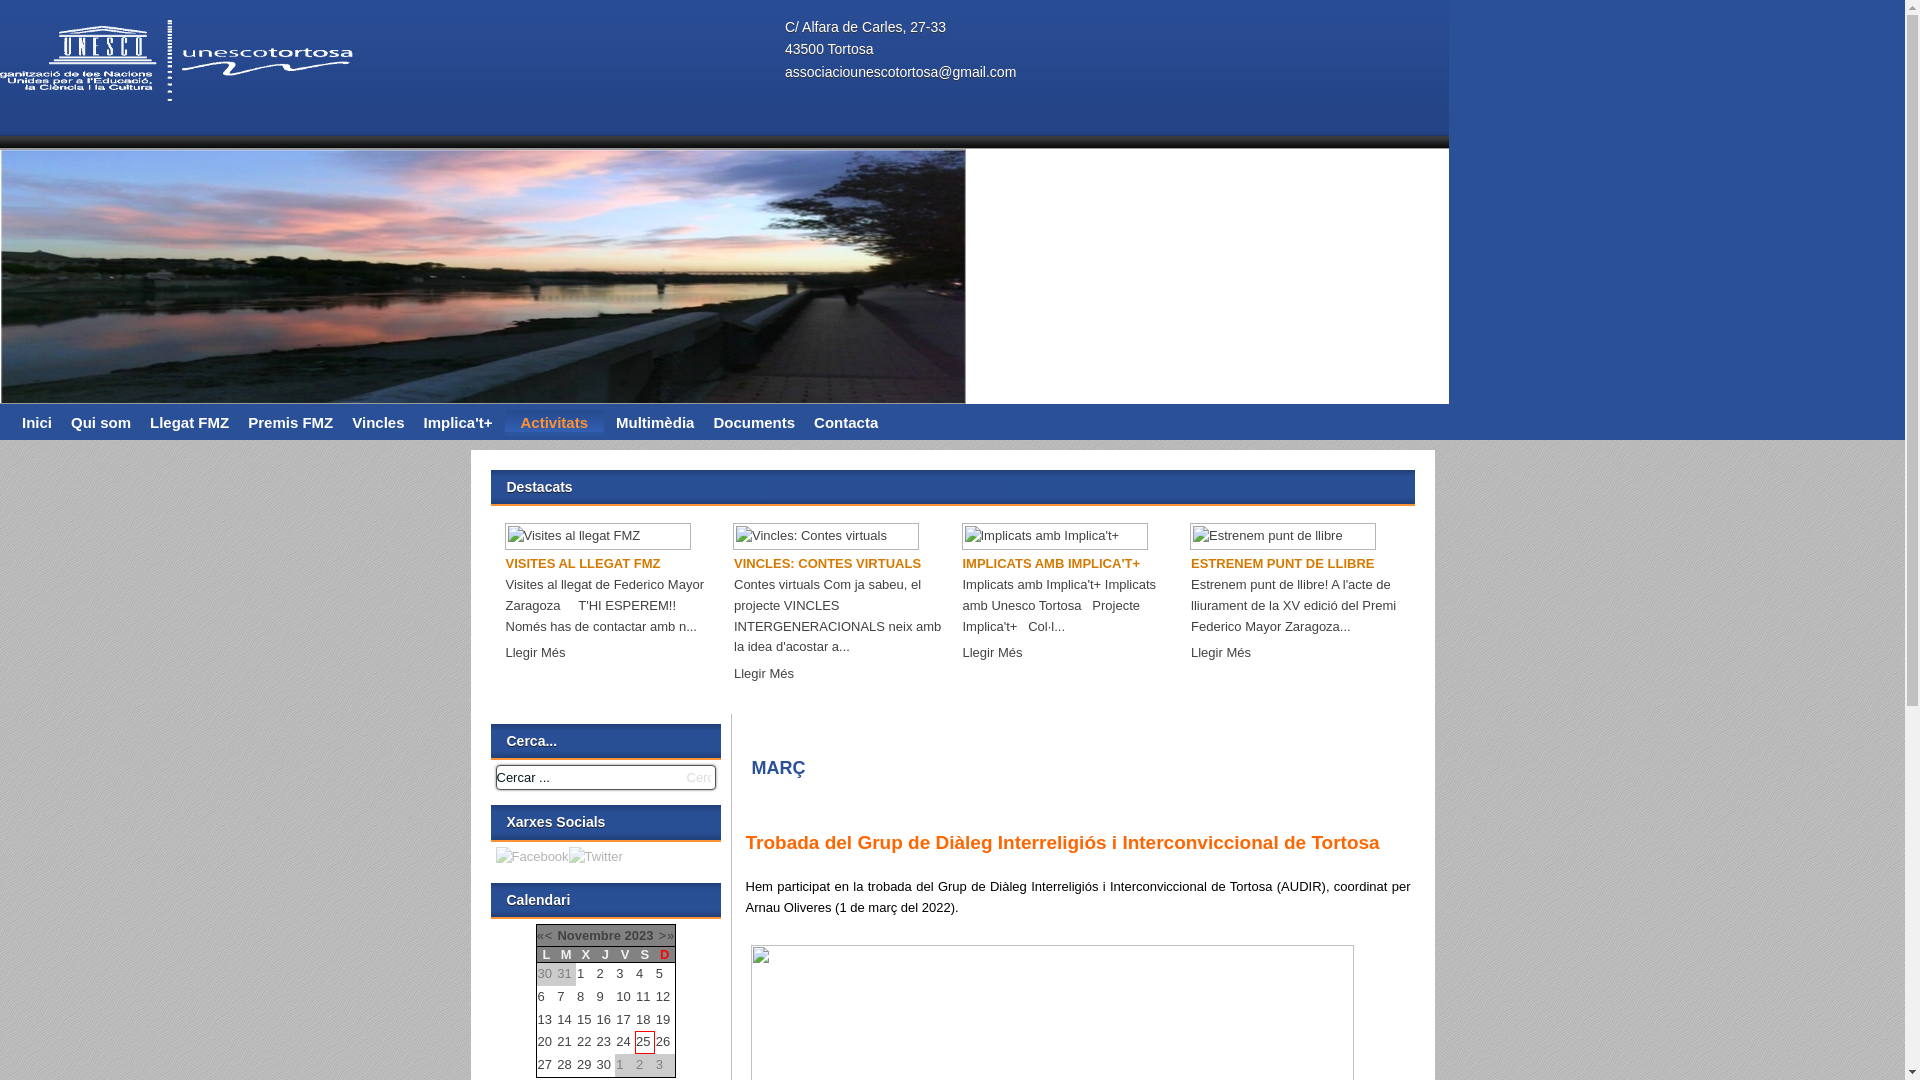  What do you see at coordinates (614, 996) in the screenshot?
I see `'10'` at bounding box center [614, 996].